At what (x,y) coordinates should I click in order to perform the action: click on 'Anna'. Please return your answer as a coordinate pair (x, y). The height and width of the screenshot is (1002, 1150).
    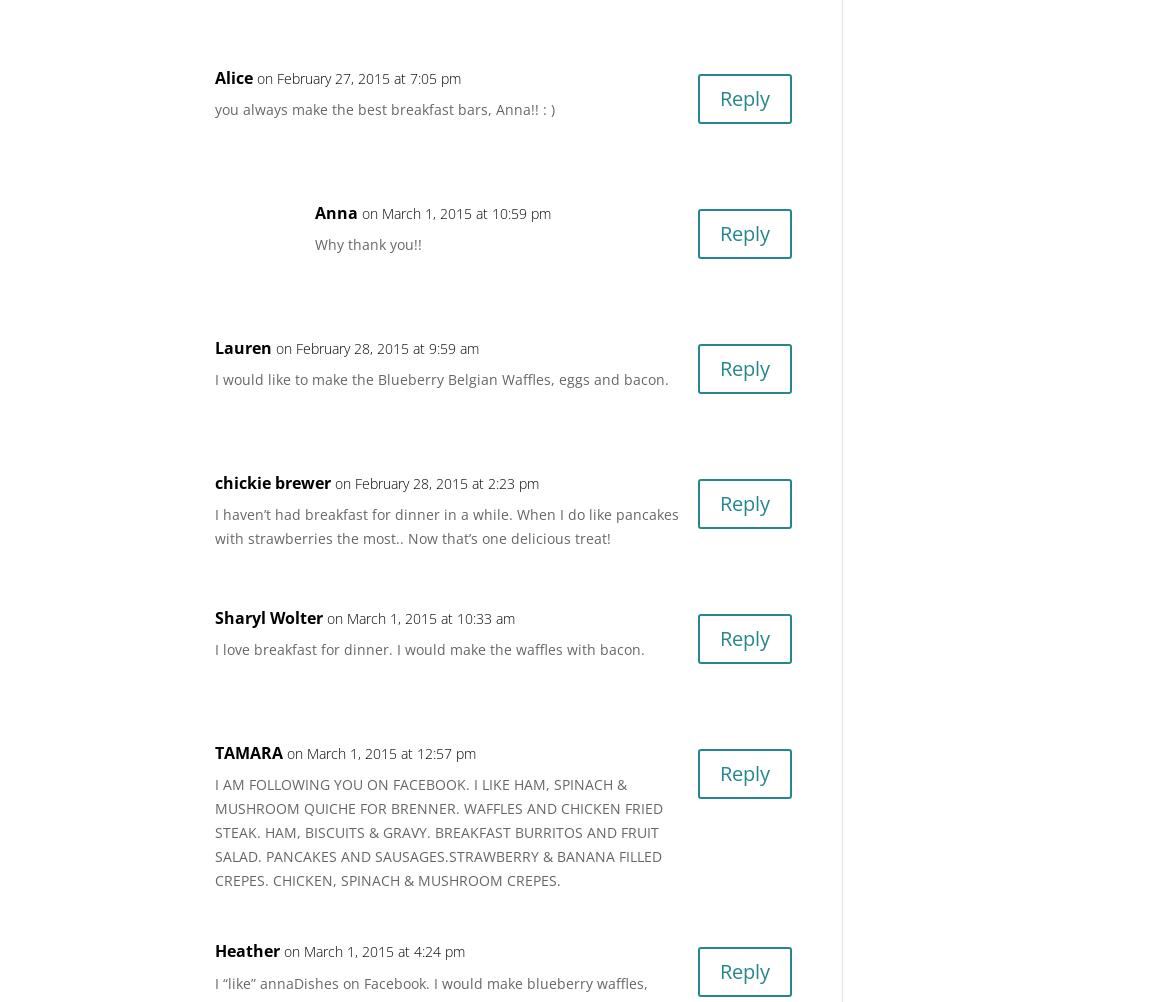
    Looking at the image, I should click on (336, 212).